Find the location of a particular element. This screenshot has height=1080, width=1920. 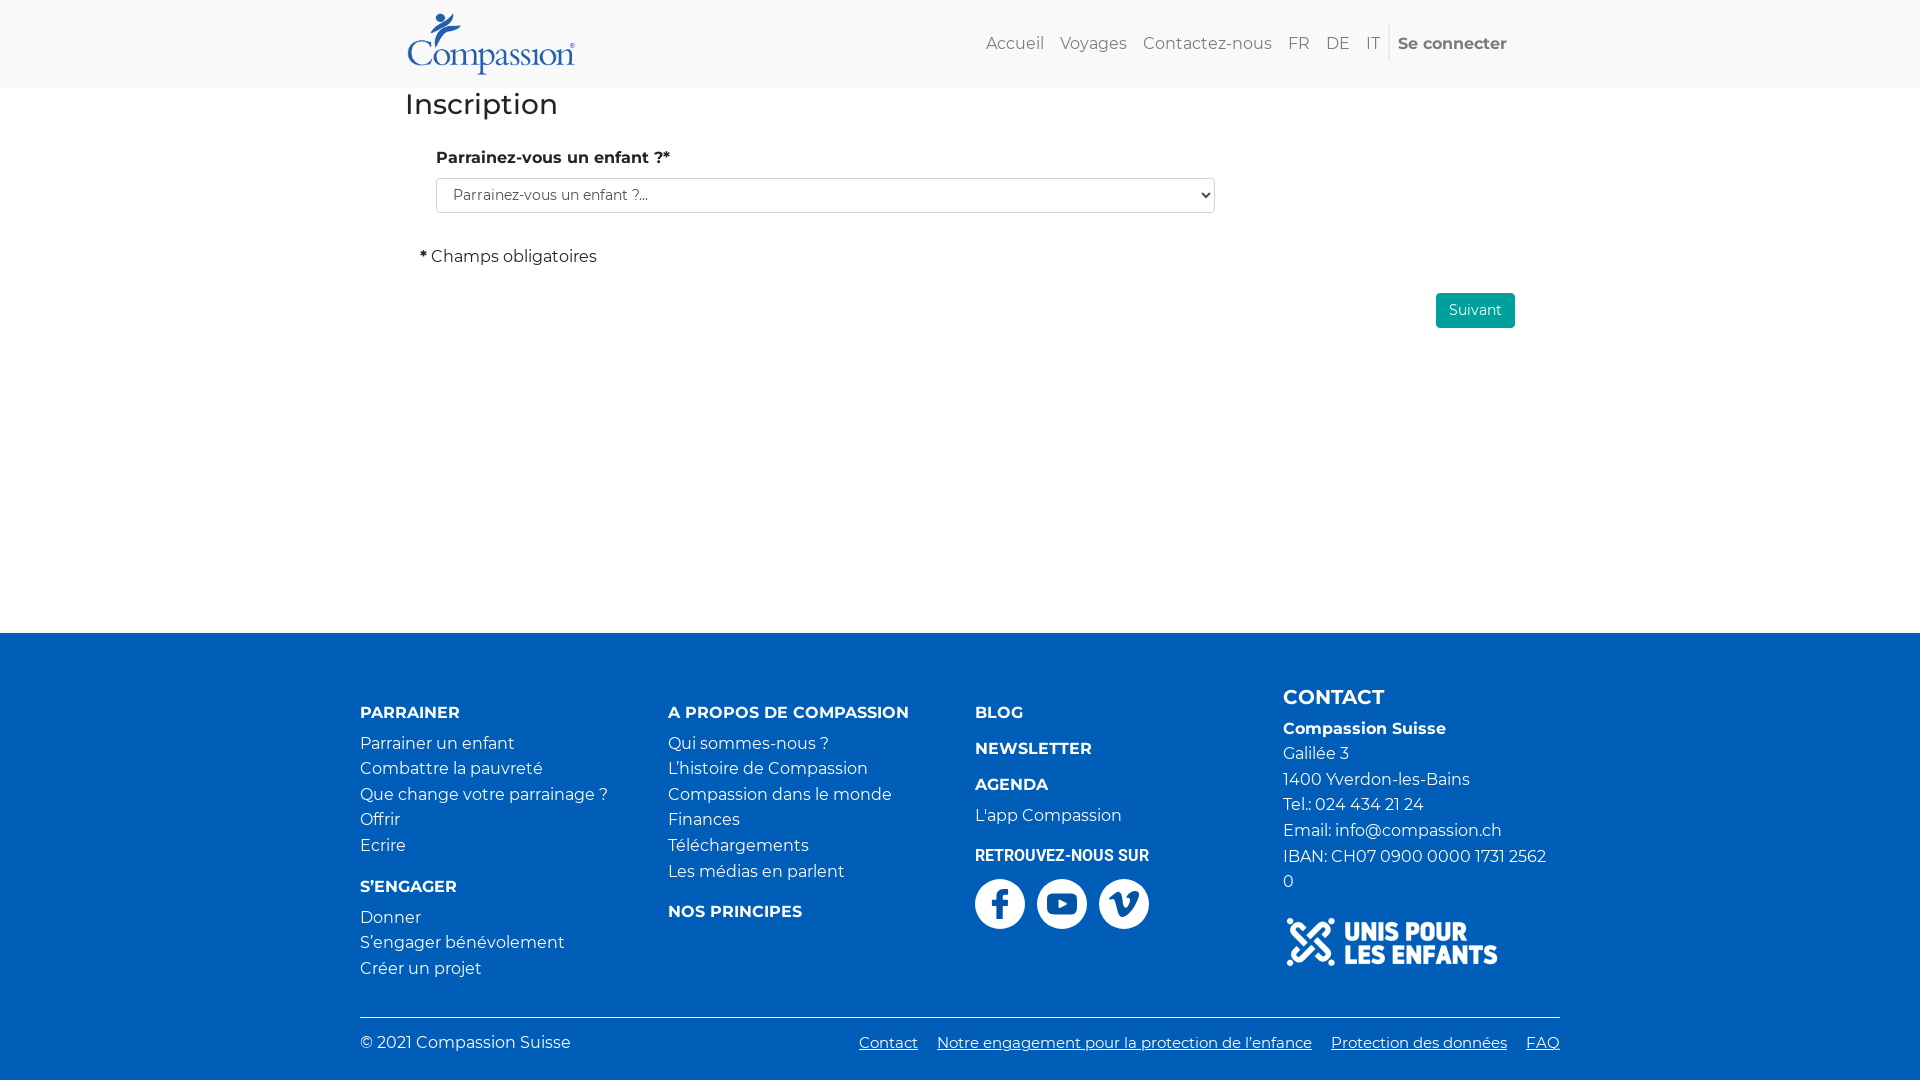

'Suivant' is located at coordinates (1475, 310).